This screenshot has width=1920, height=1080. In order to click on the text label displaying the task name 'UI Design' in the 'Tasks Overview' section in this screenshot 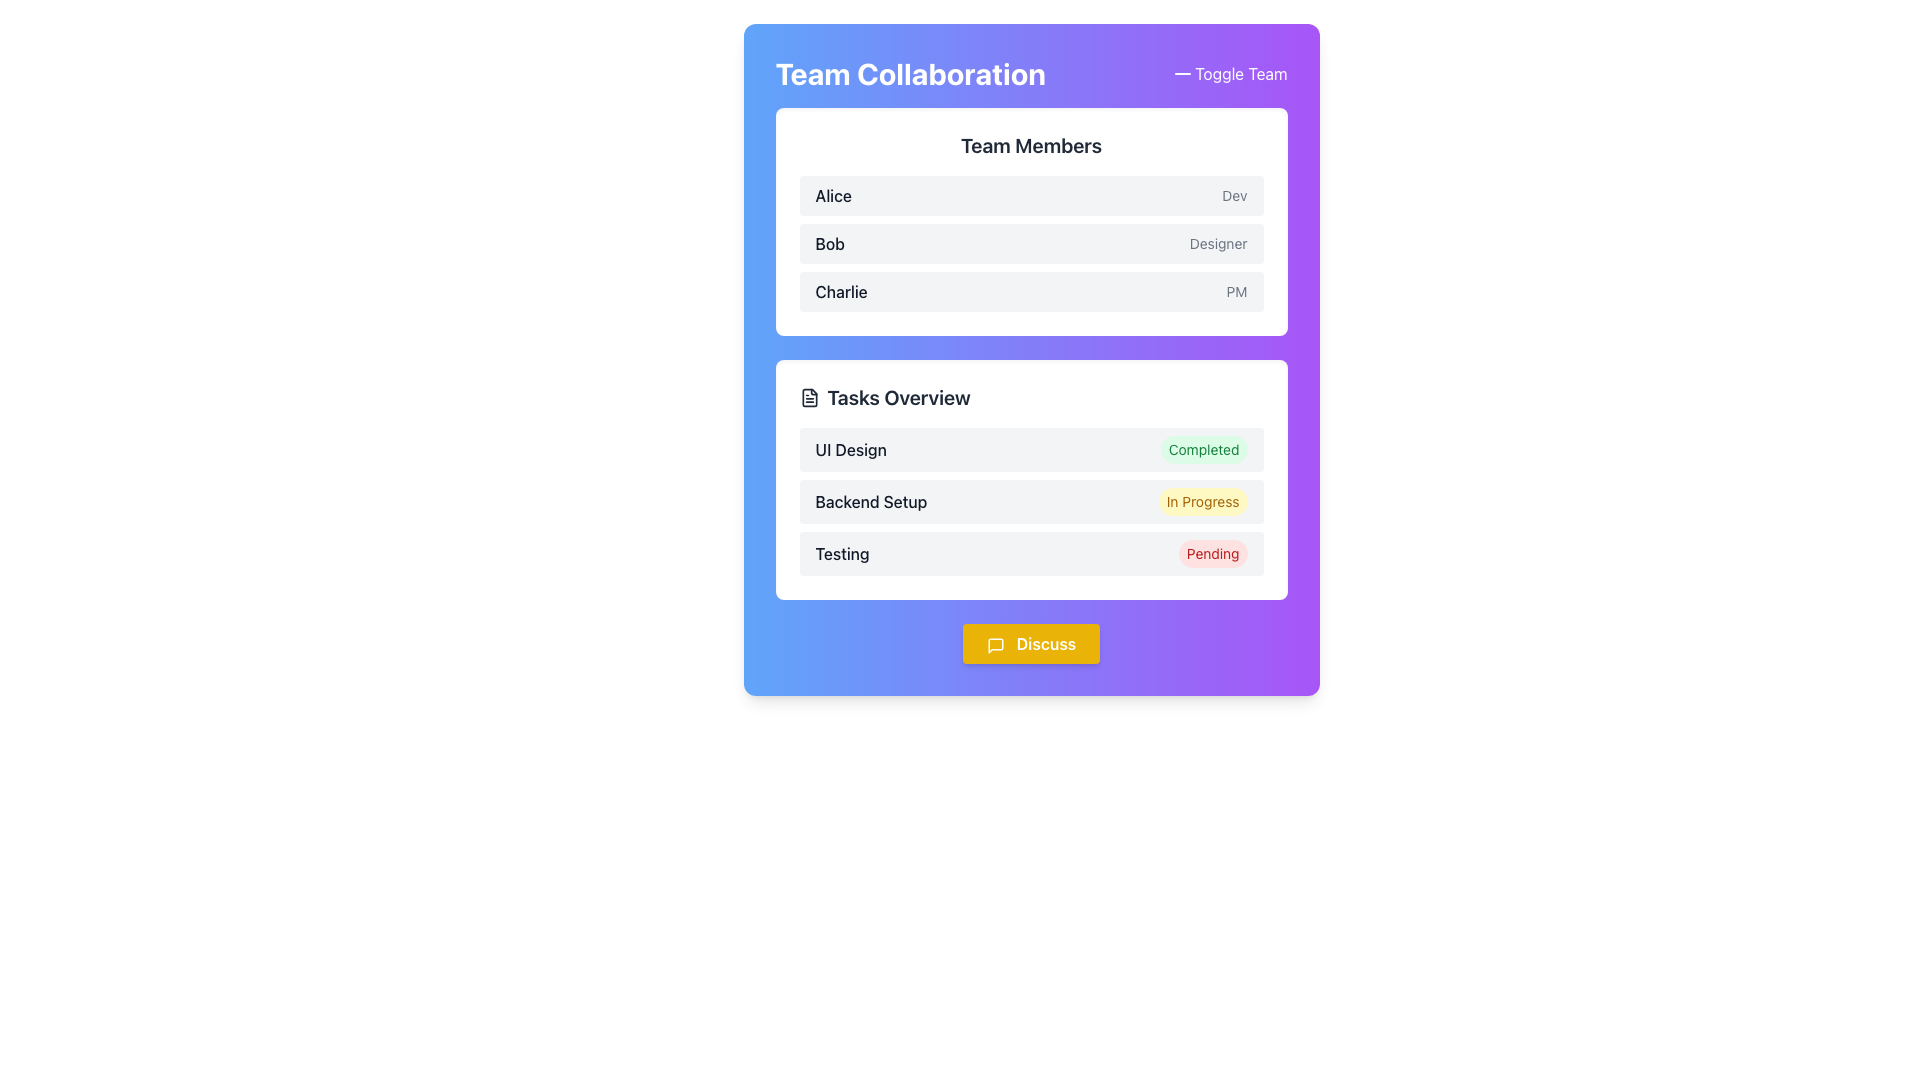, I will do `click(851, 450)`.